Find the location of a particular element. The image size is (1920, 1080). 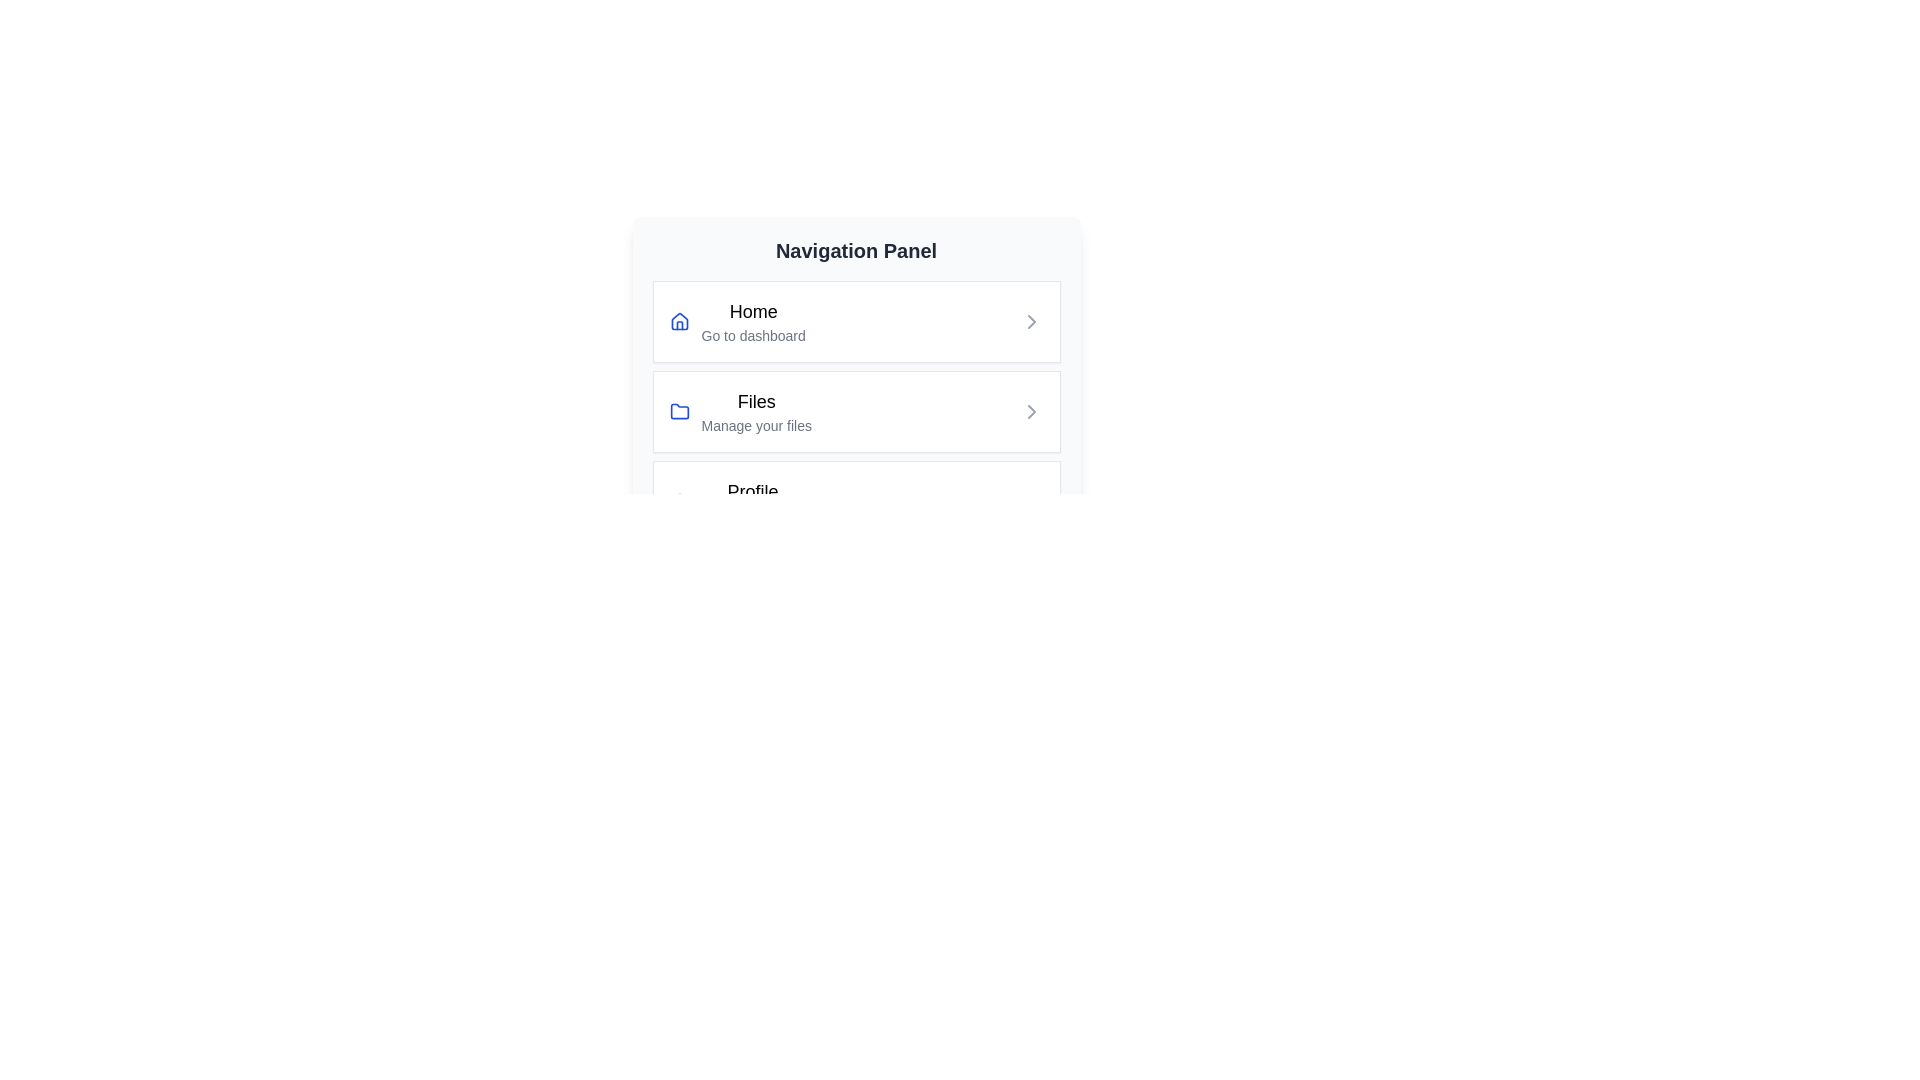

the card-based navigation menu located at the top left section of the page is located at coordinates (856, 434).